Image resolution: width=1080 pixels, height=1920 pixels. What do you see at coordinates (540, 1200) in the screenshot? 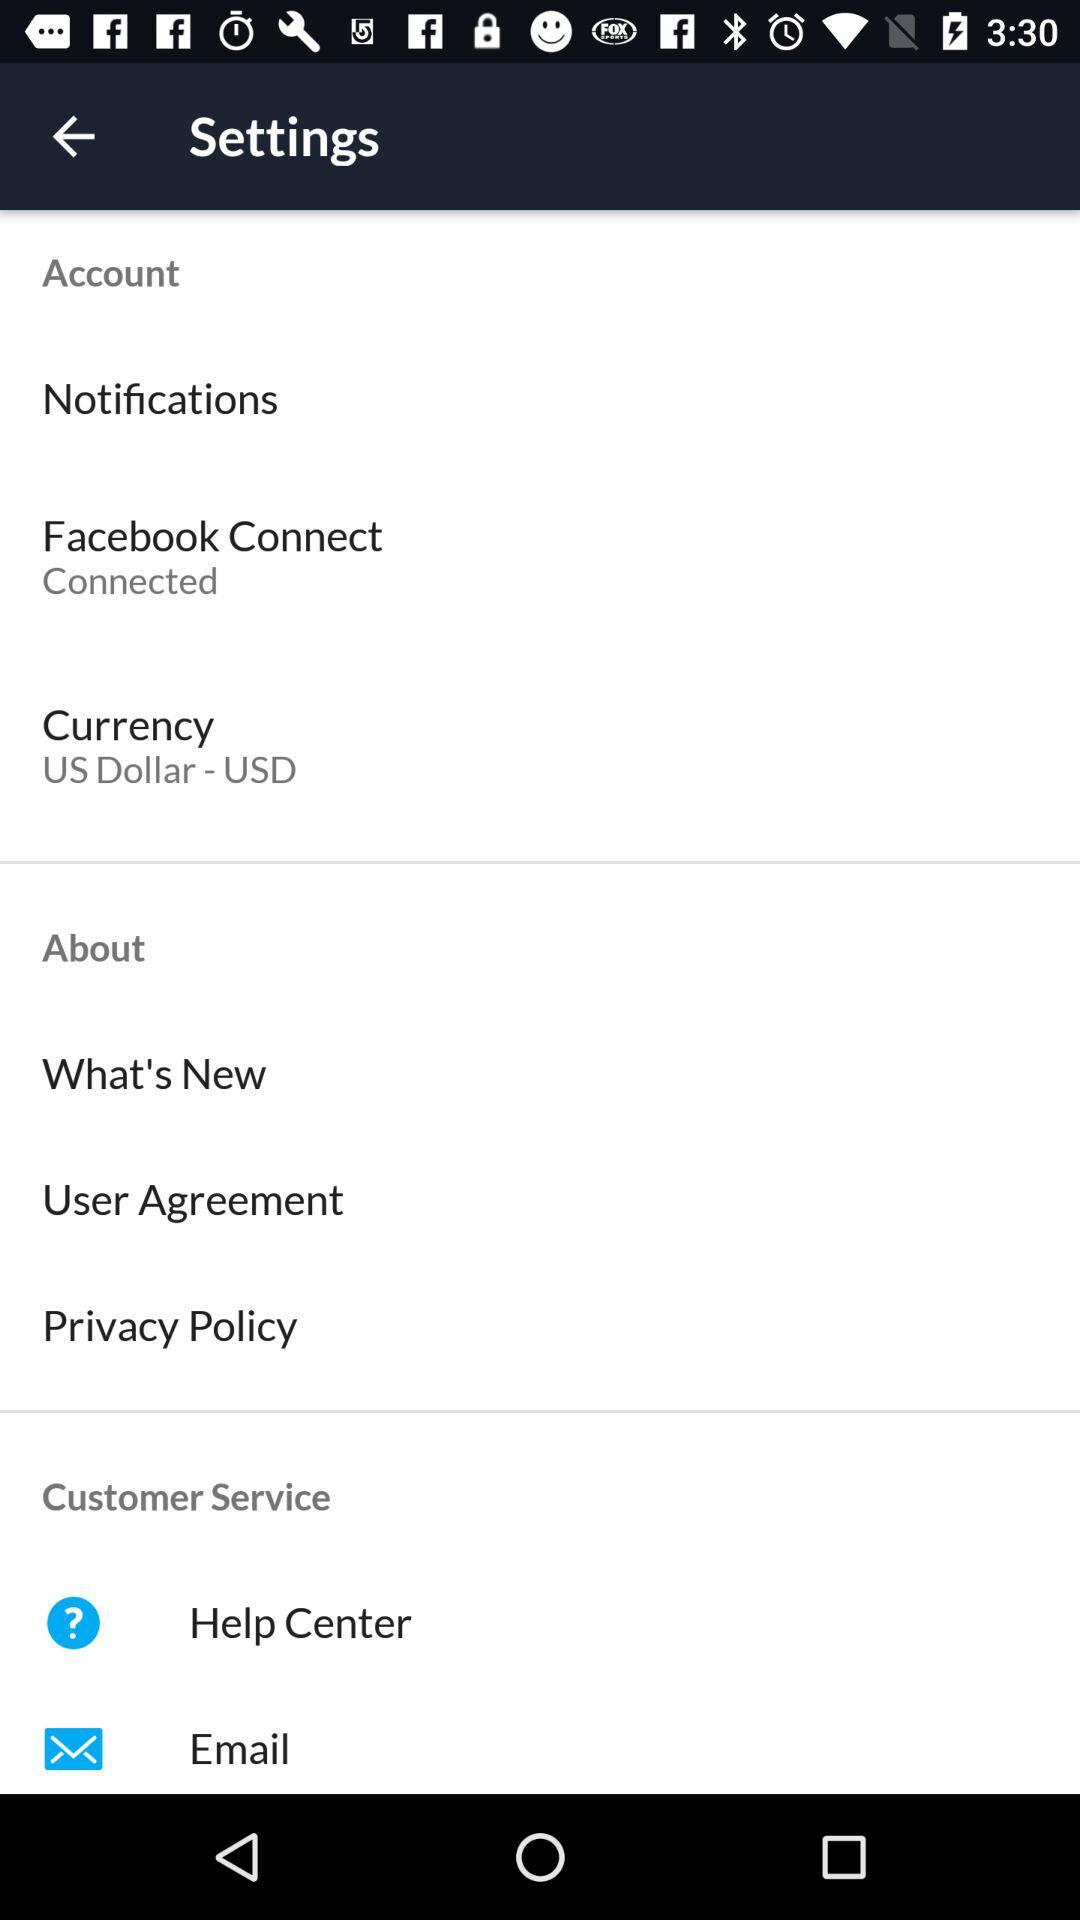
I see `item below the what's new item` at bounding box center [540, 1200].